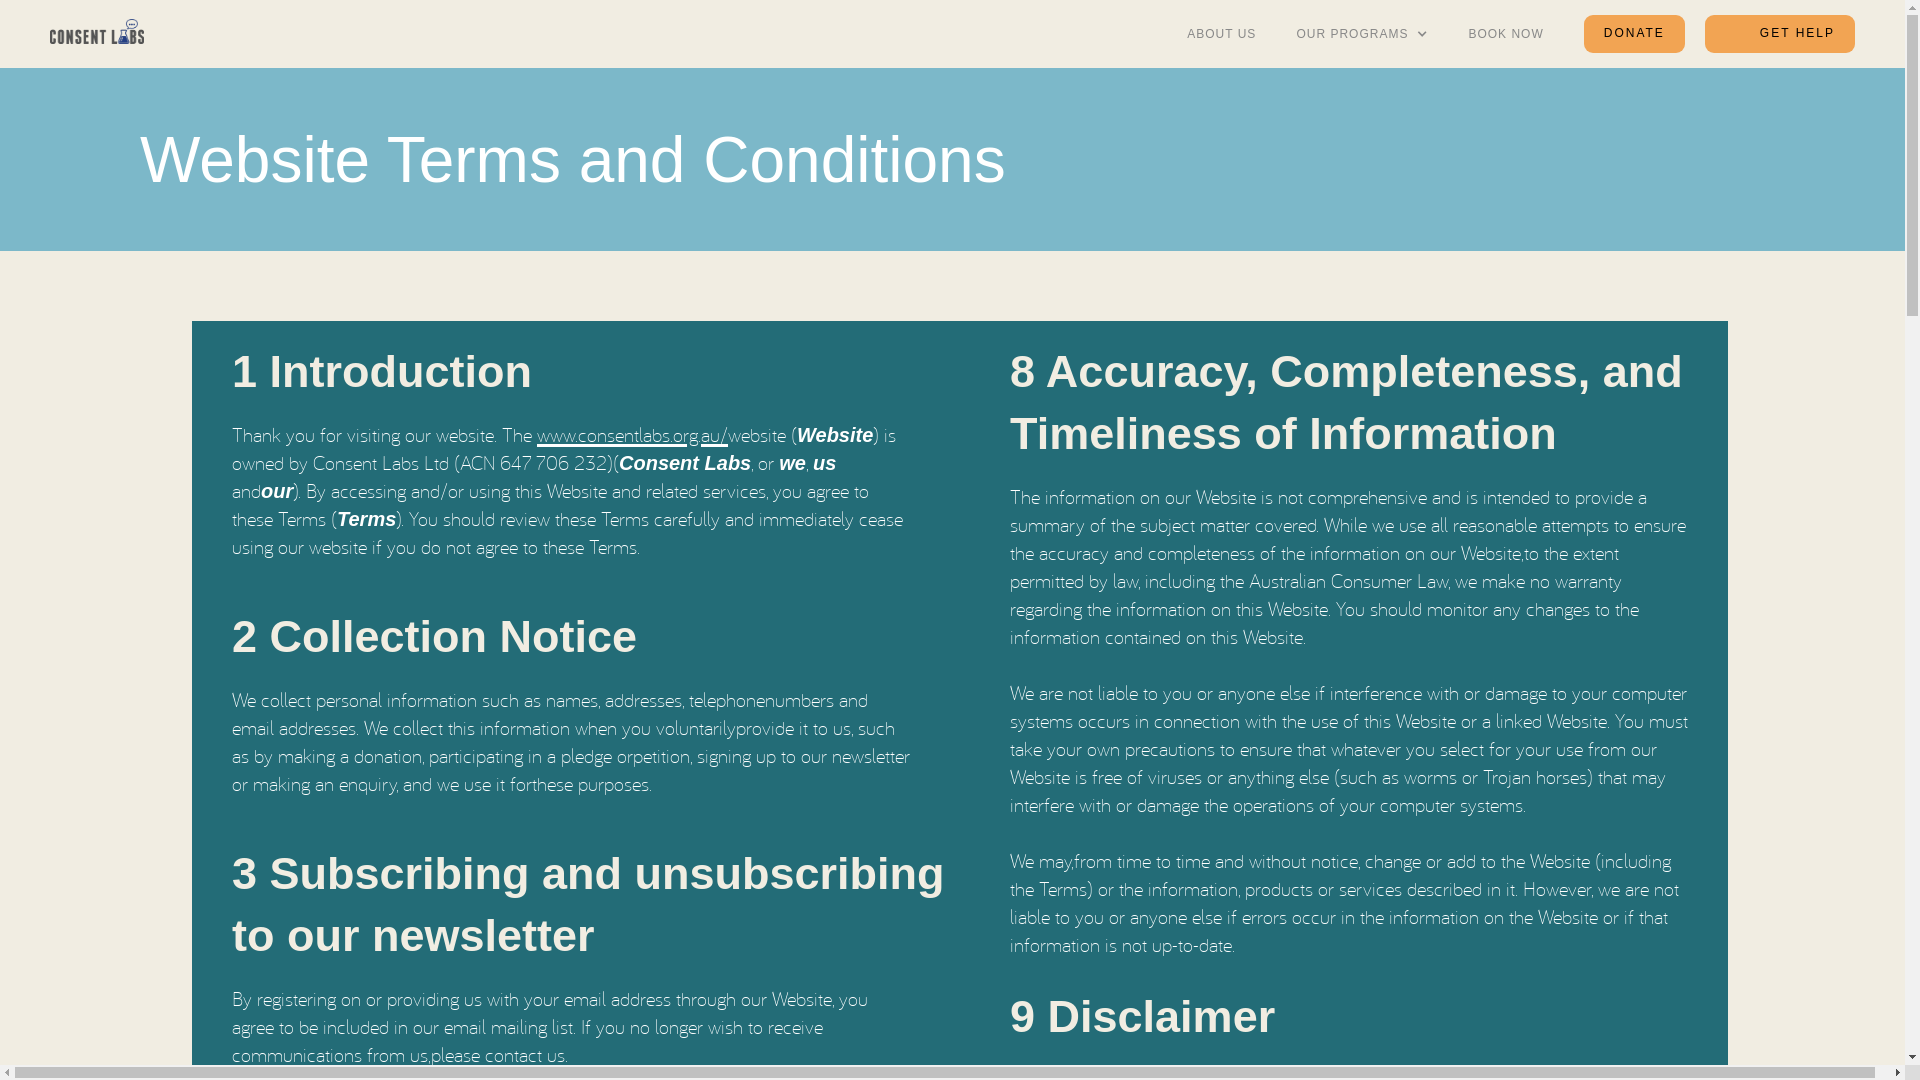 The height and width of the screenshot is (1080, 1920). I want to click on 'GET HELP', so click(1780, 34).